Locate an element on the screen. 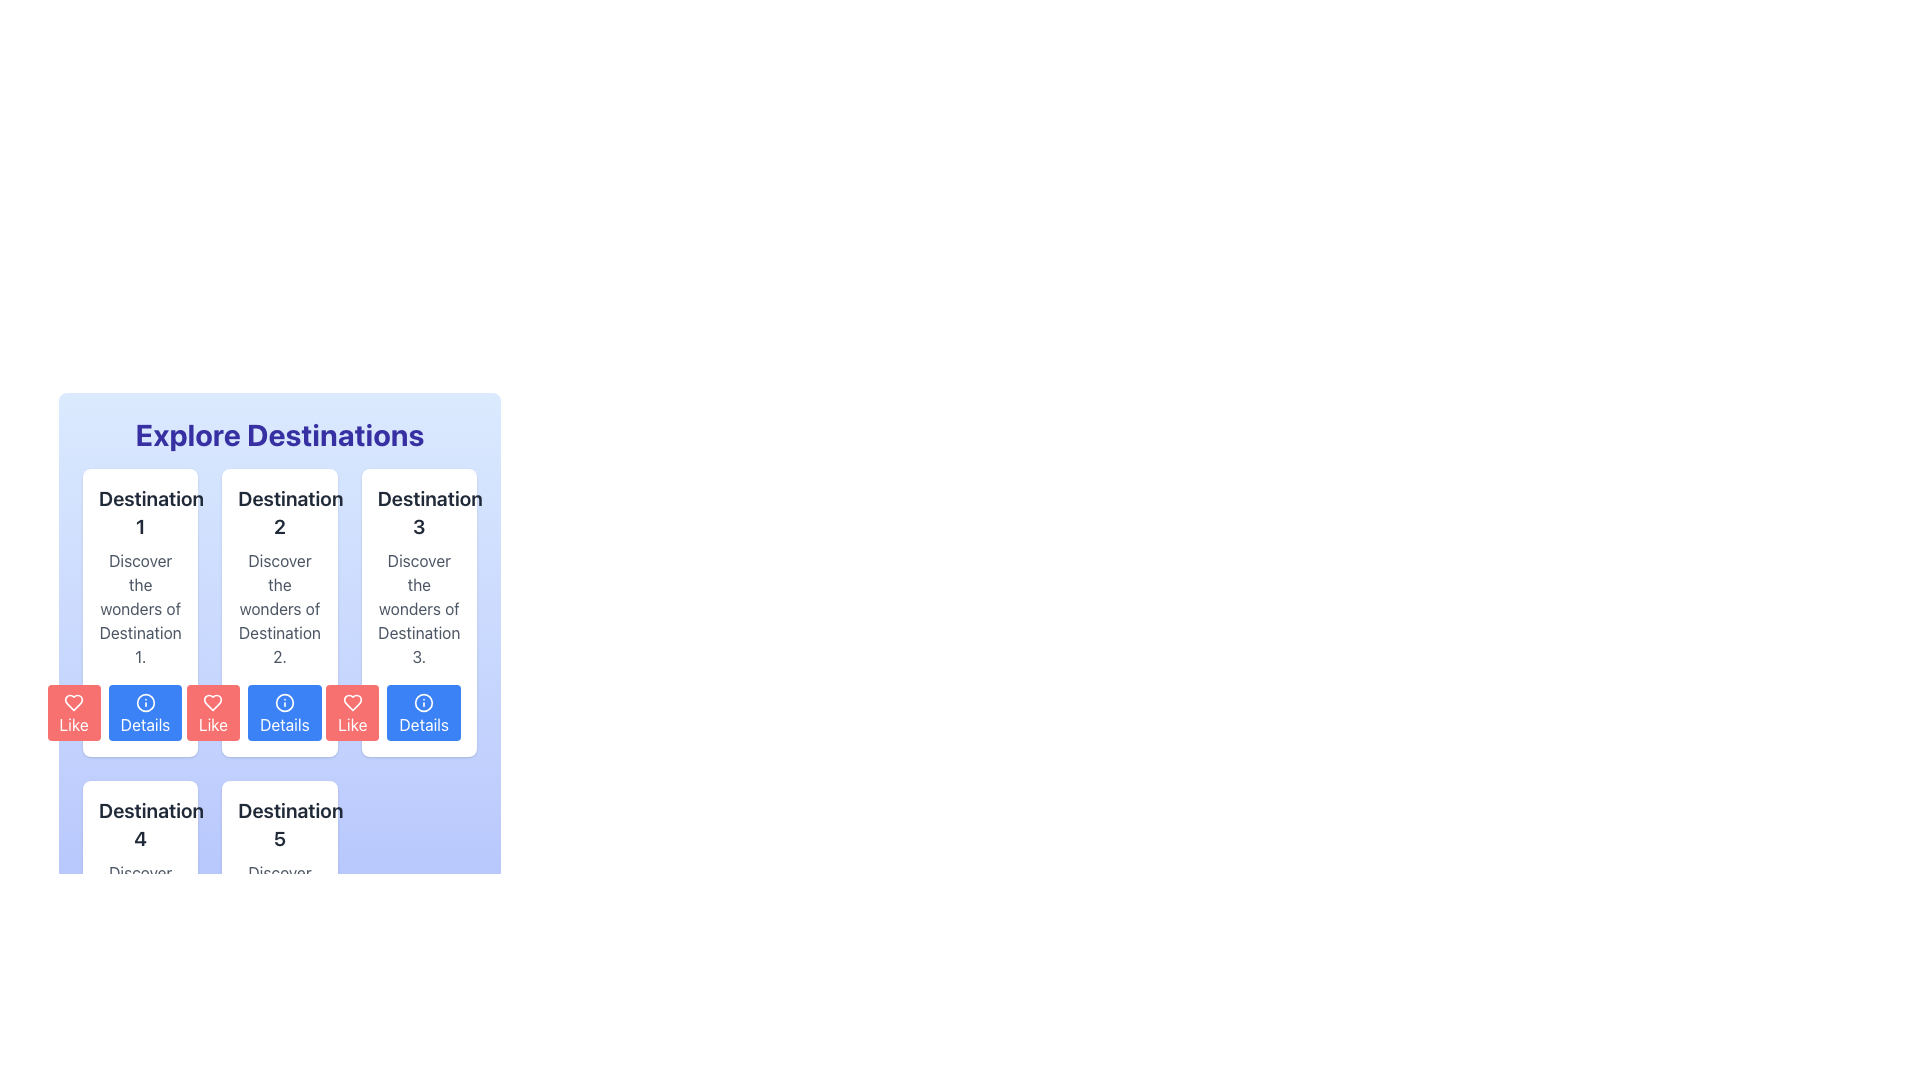 This screenshot has height=1080, width=1920. the red heart-shaped icon button labeled 'Like' located at the bottom left corner of the 'Destination 4' card to like the content is located at coordinates (74, 1014).